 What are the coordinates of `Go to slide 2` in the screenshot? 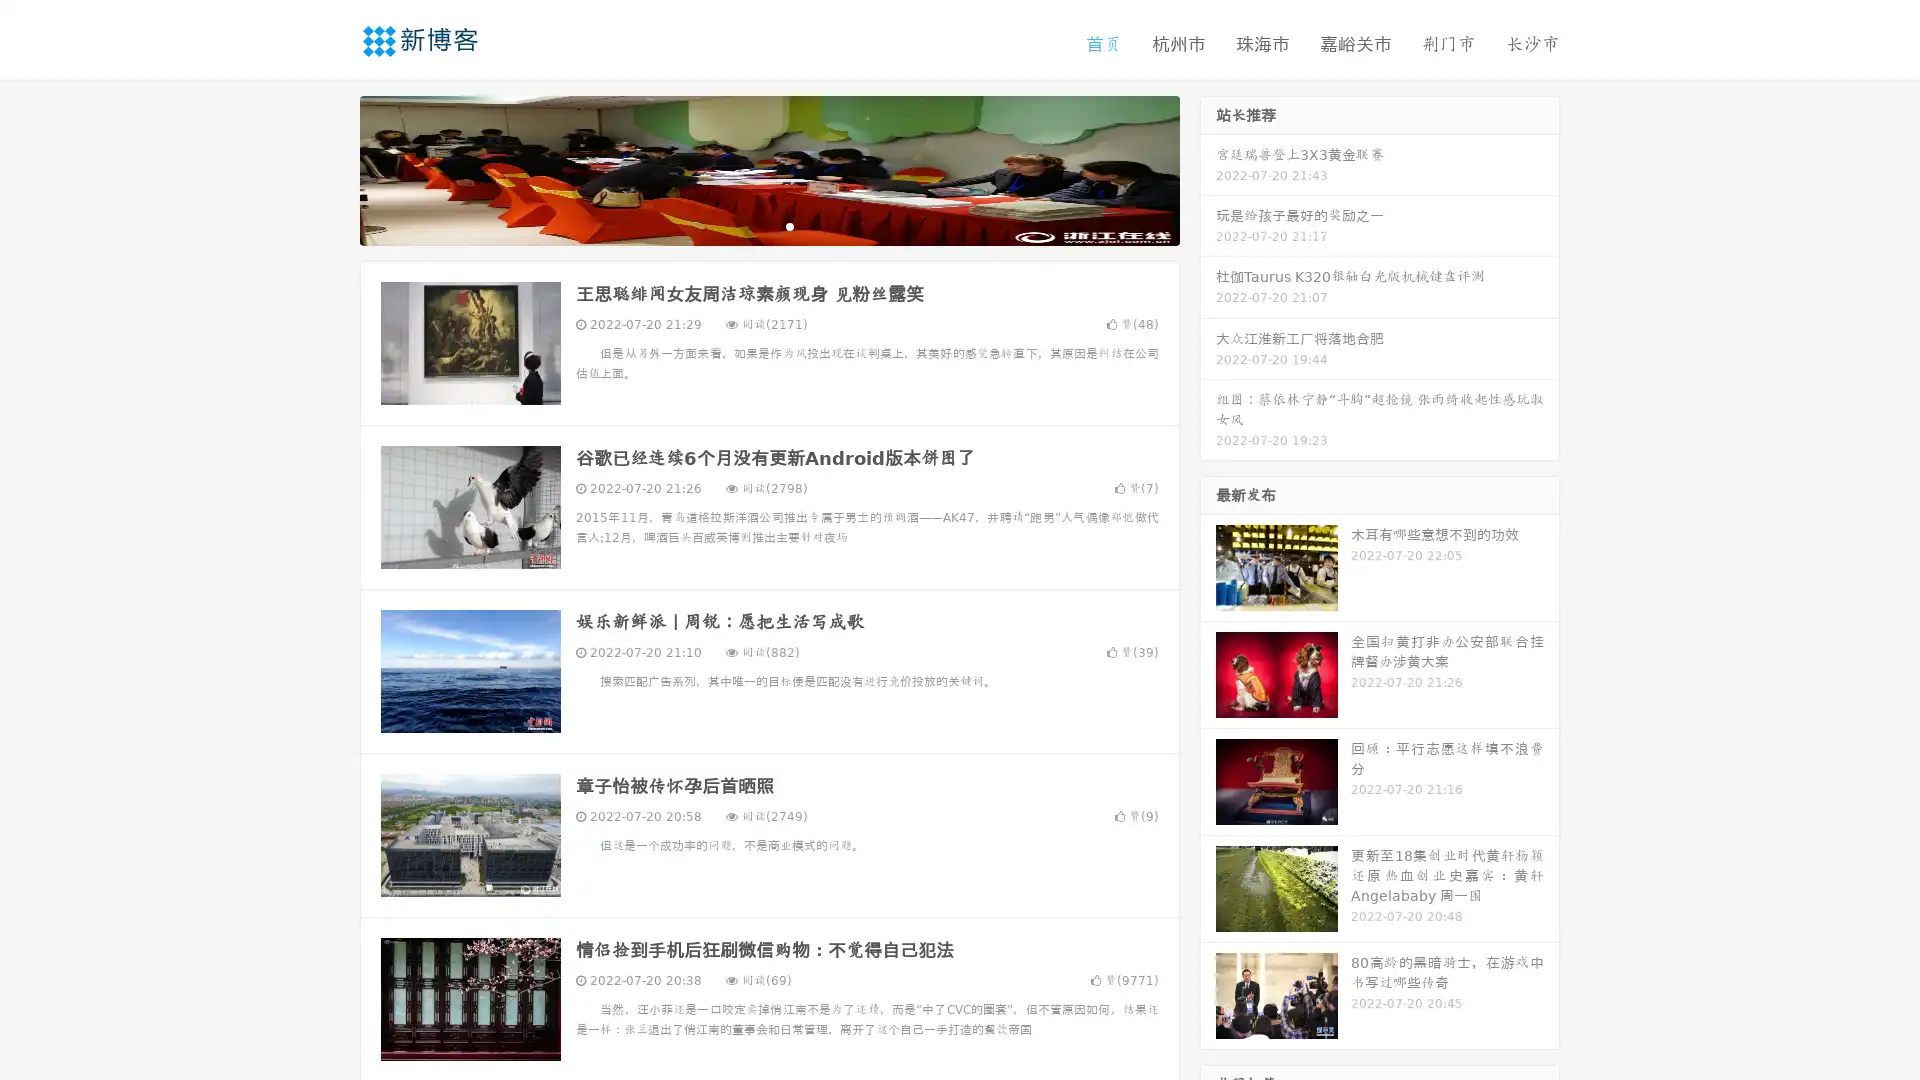 It's located at (768, 225).